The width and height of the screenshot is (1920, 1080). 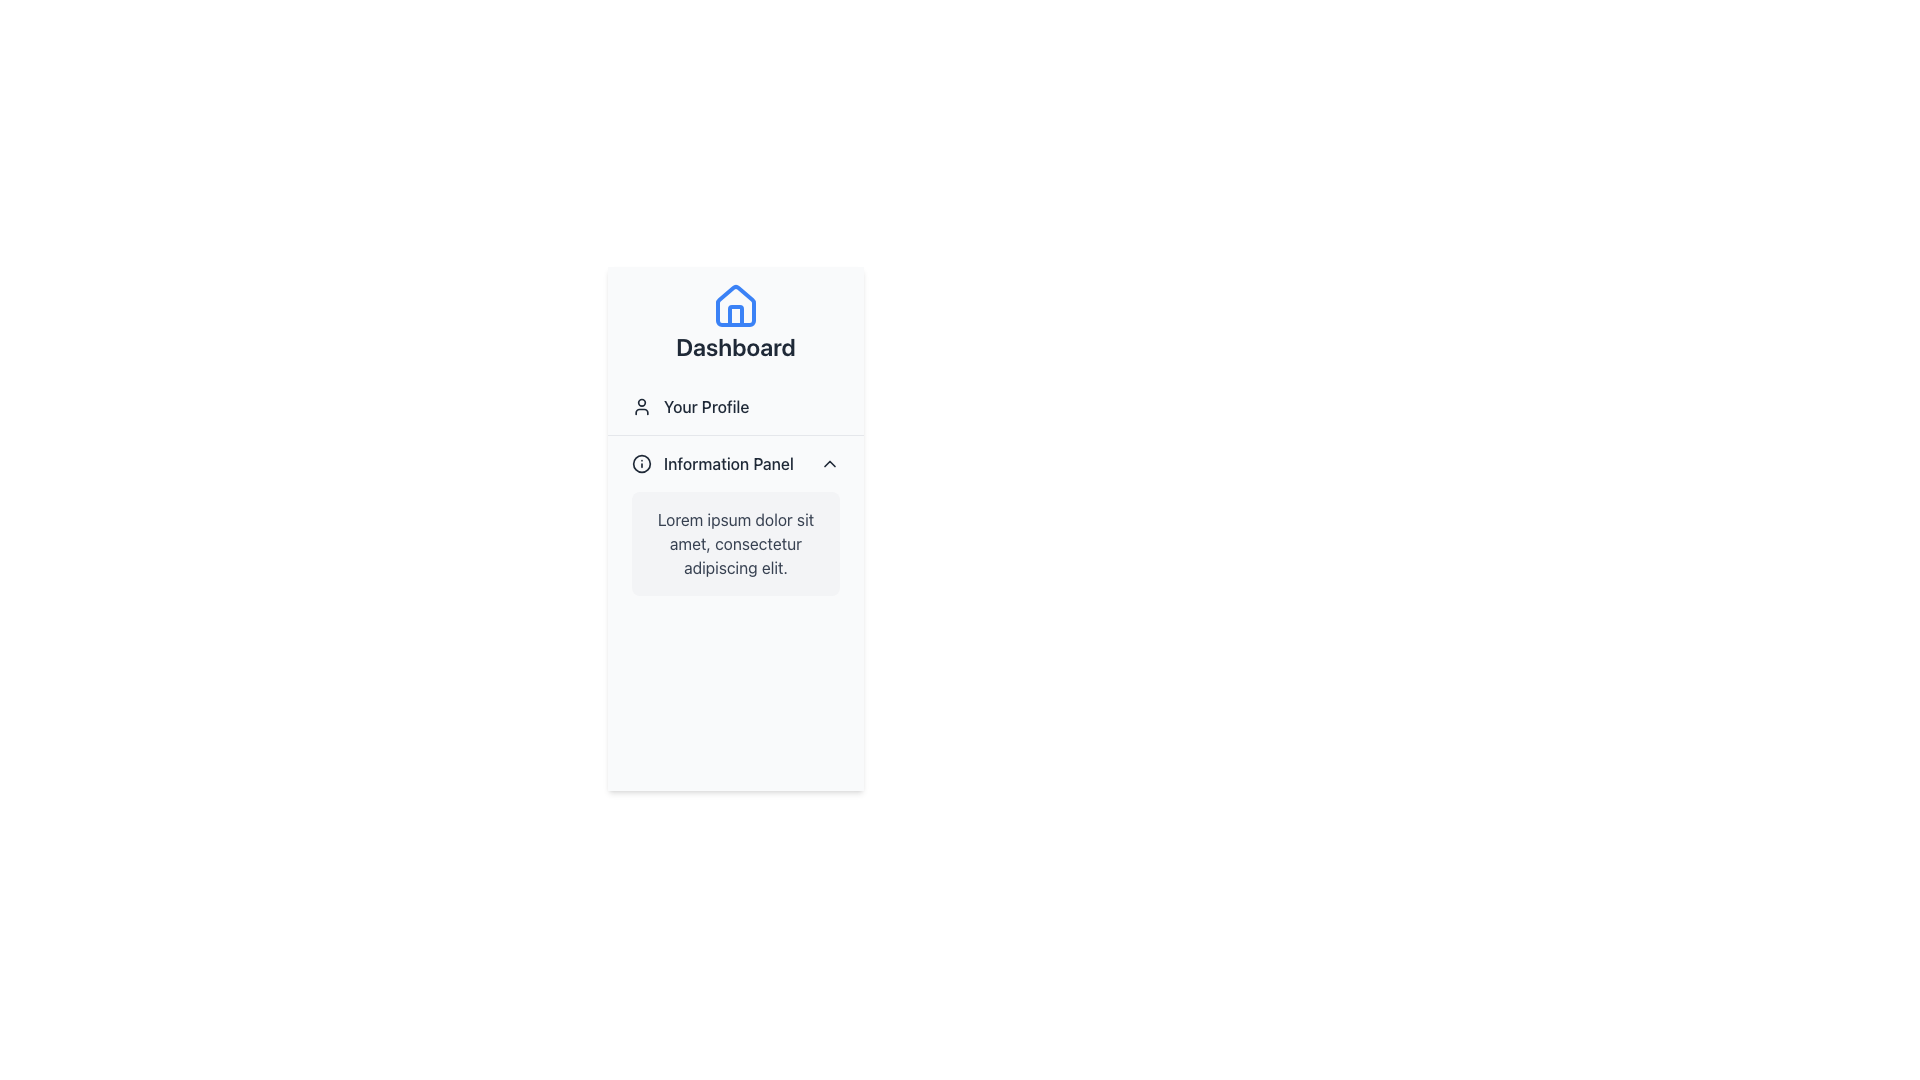 I want to click on 'Your Profile' text label with icon located in the sidebar under the 'Dashboard' title, which is styled in gray color and has a user figure icon to the left, so click(x=734, y=406).